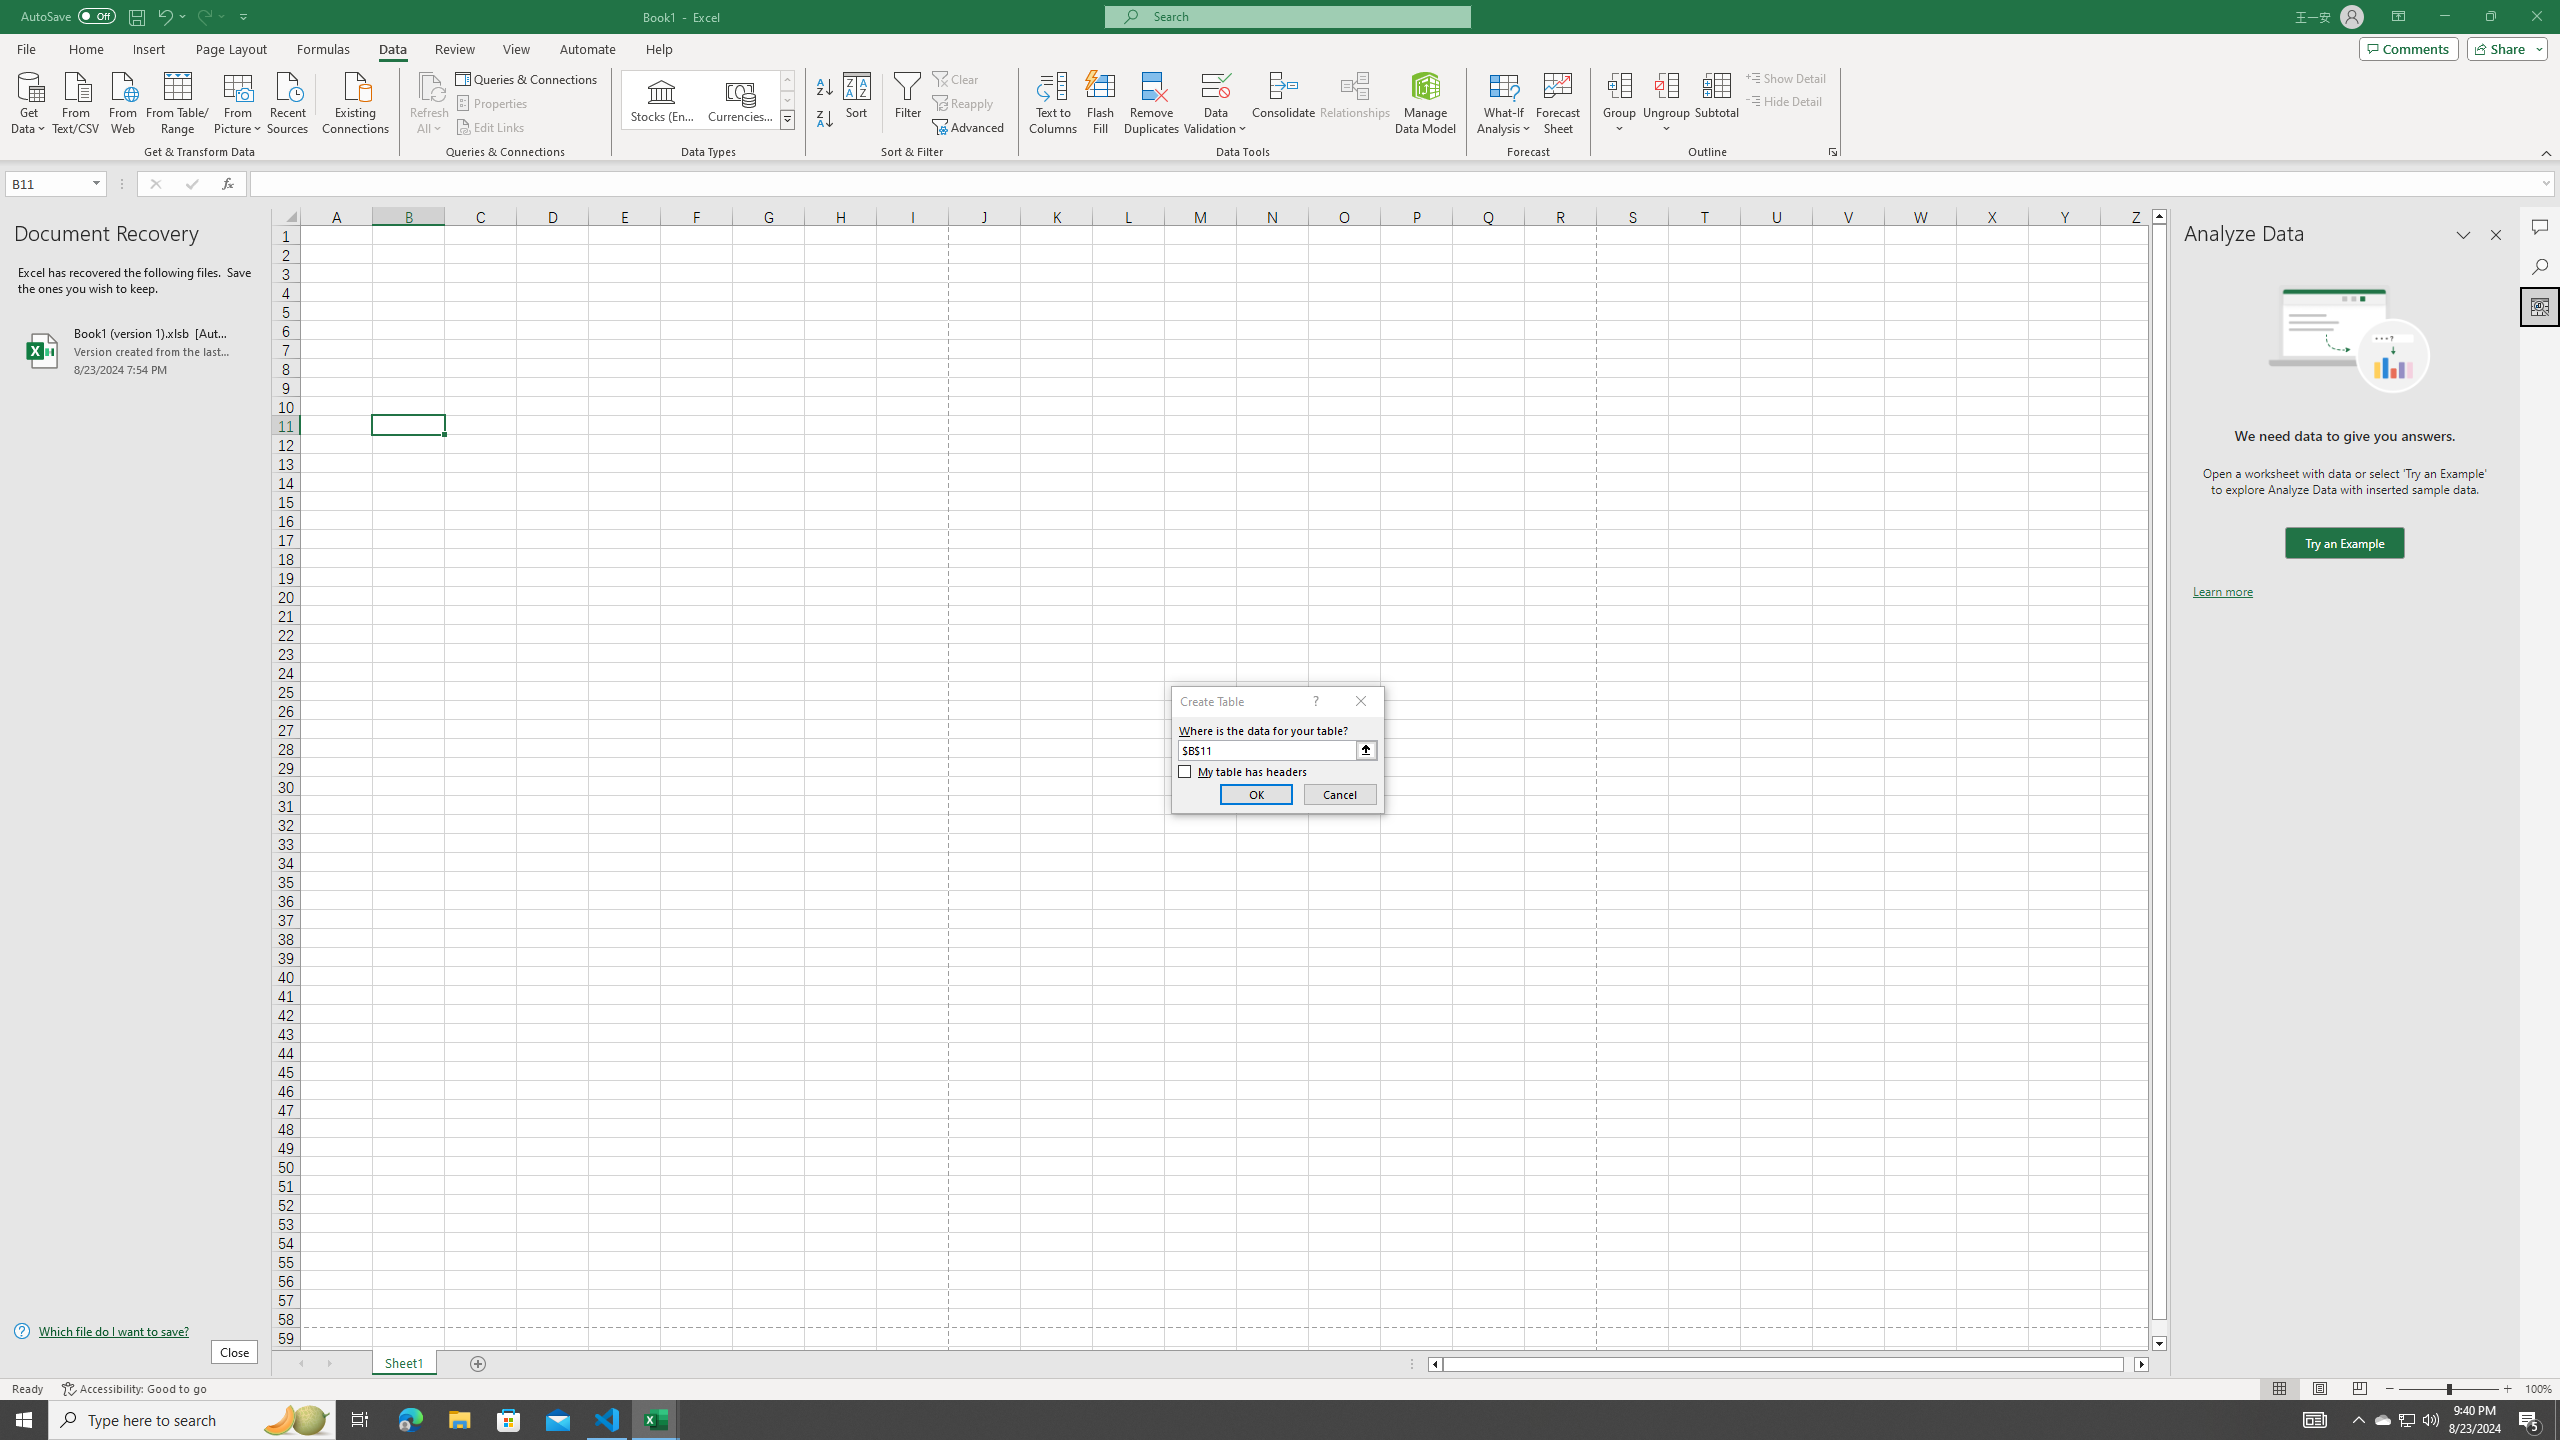 The width and height of the screenshot is (2560, 1440). Describe the element at coordinates (1424, 103) in the screenshot. I see `'Manage Data Model'` at that location.